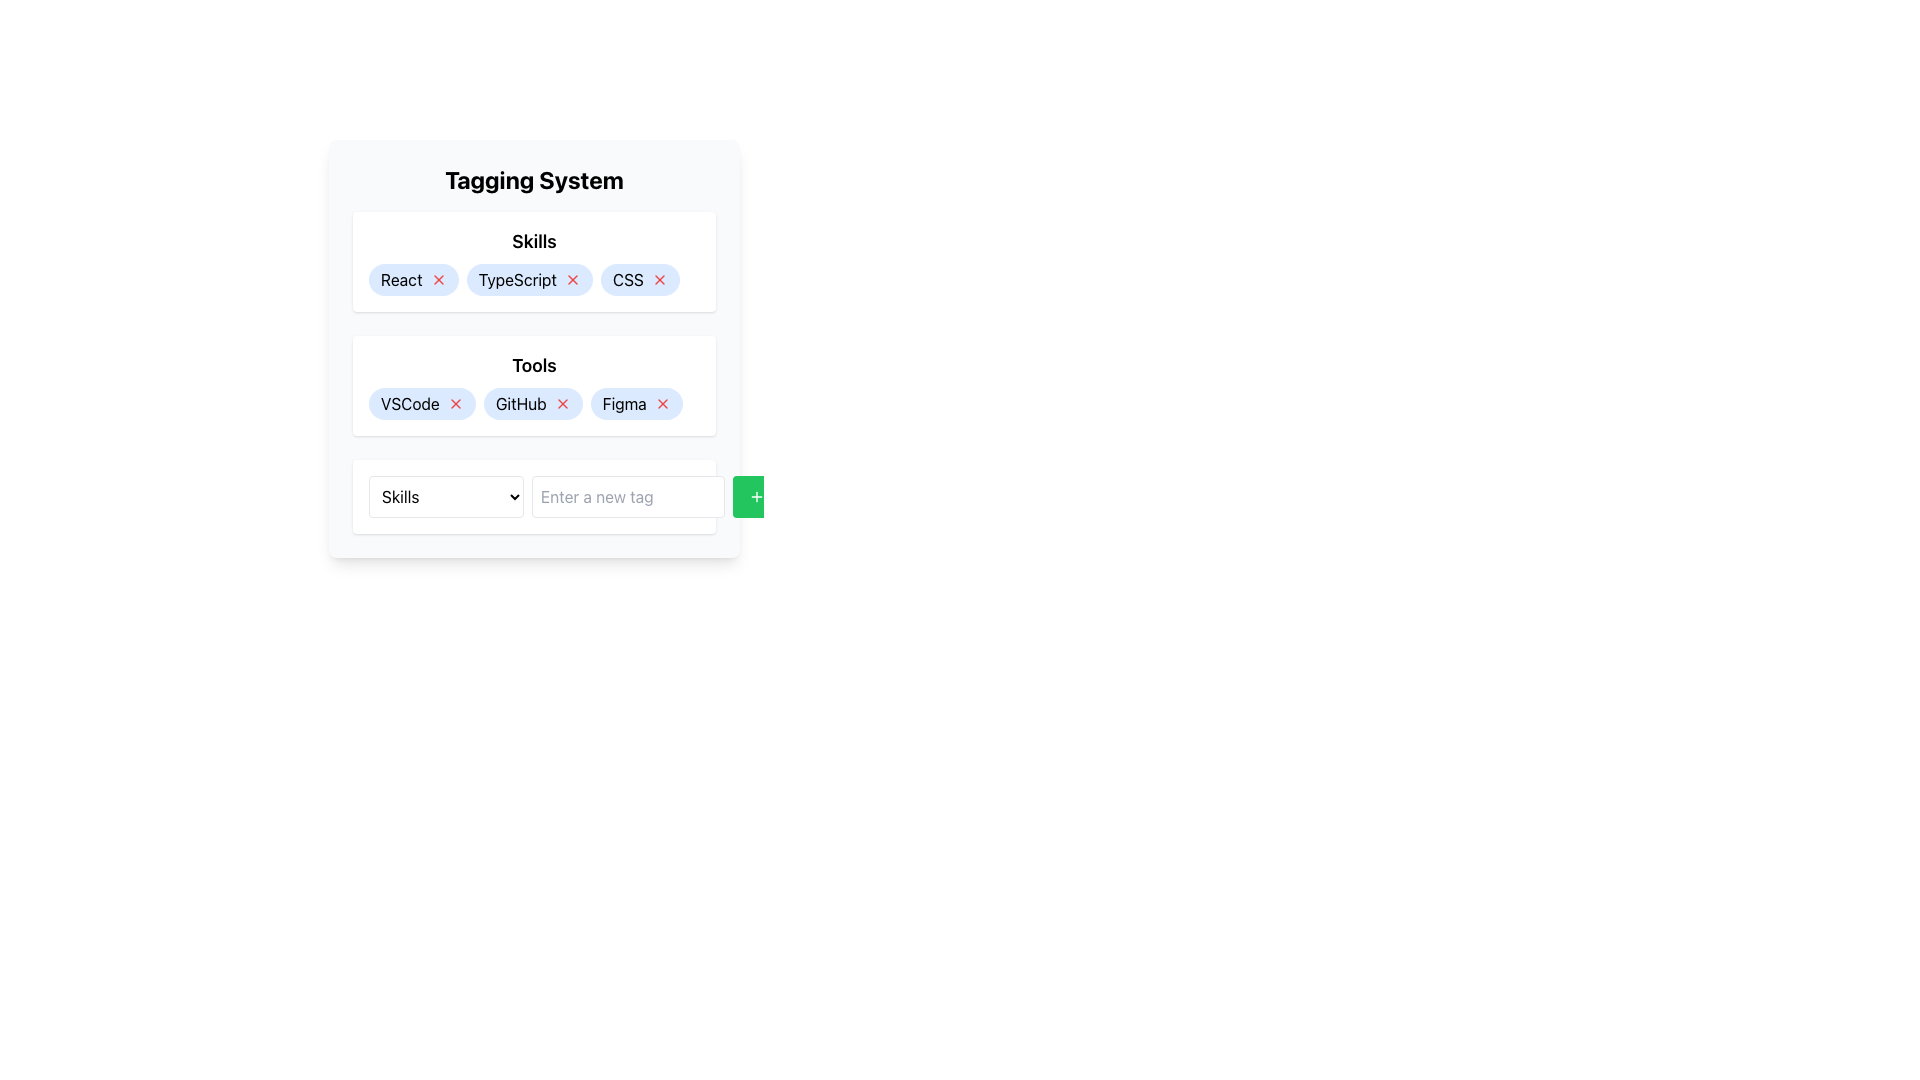 This screenshot has width=1920, height=1080. Describe the element at coordinates (529, 280) in the screenshot. I see `the 'TypeScript' tag in the 'Skills' section, which has a light blue background and a red 'X' icon for removal, treating it as a static display` at that location.